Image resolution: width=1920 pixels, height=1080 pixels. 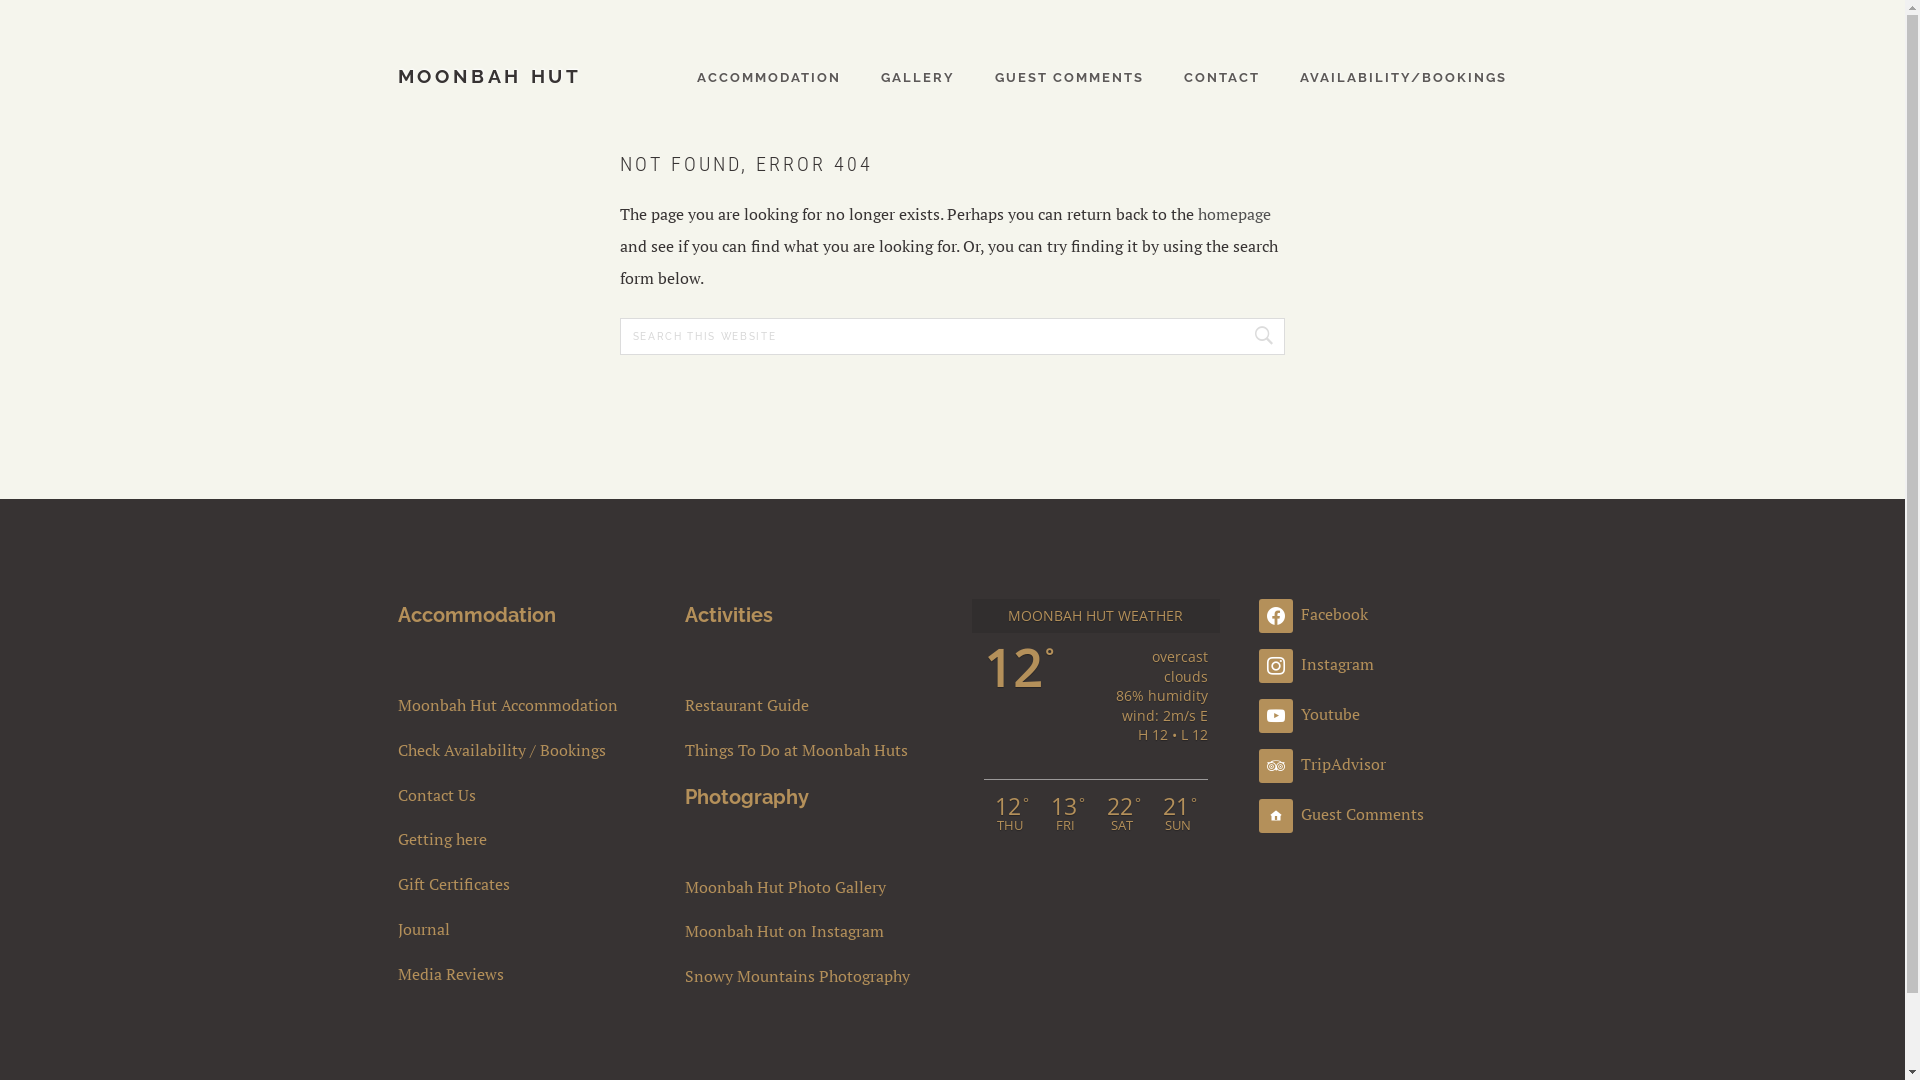 What do you see at coordinates (522, 704) in the screenshot?
I see `'Moonbah Hut Accommodation'` at bounding box center [522, 704].